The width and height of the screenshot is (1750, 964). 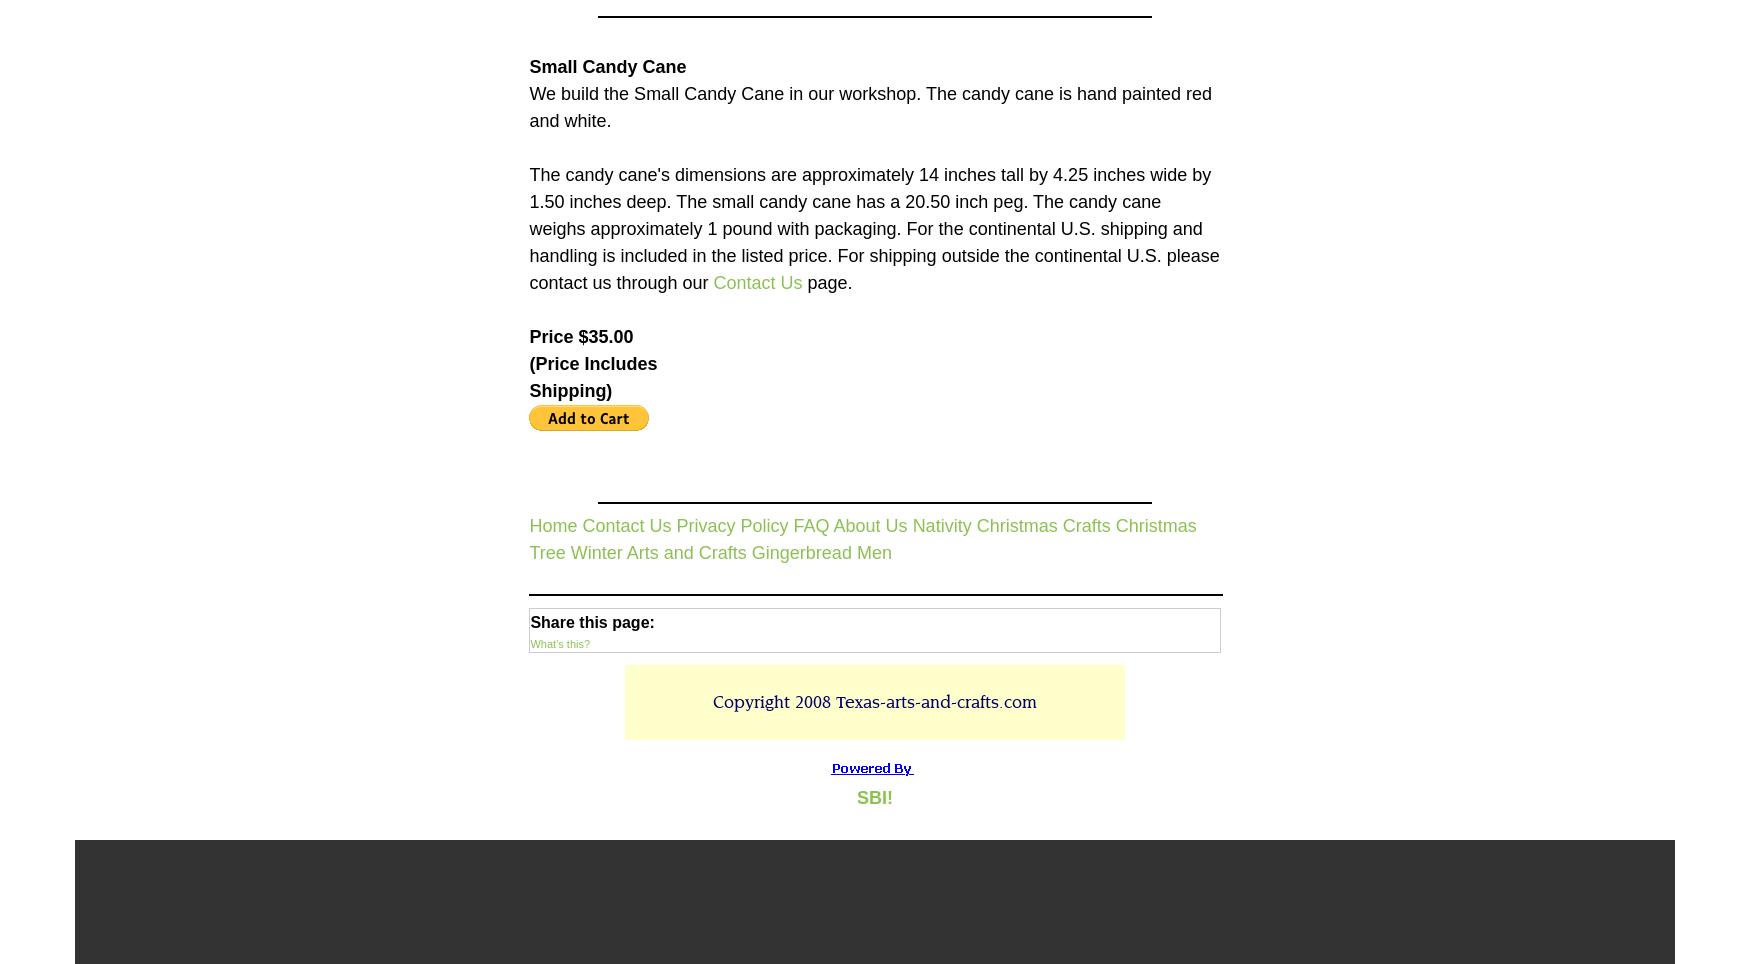 What do you see at coordinates (607, 66) in the screenshot?
I see `'Small Candy Cane'` at bounding box center [607, 66].